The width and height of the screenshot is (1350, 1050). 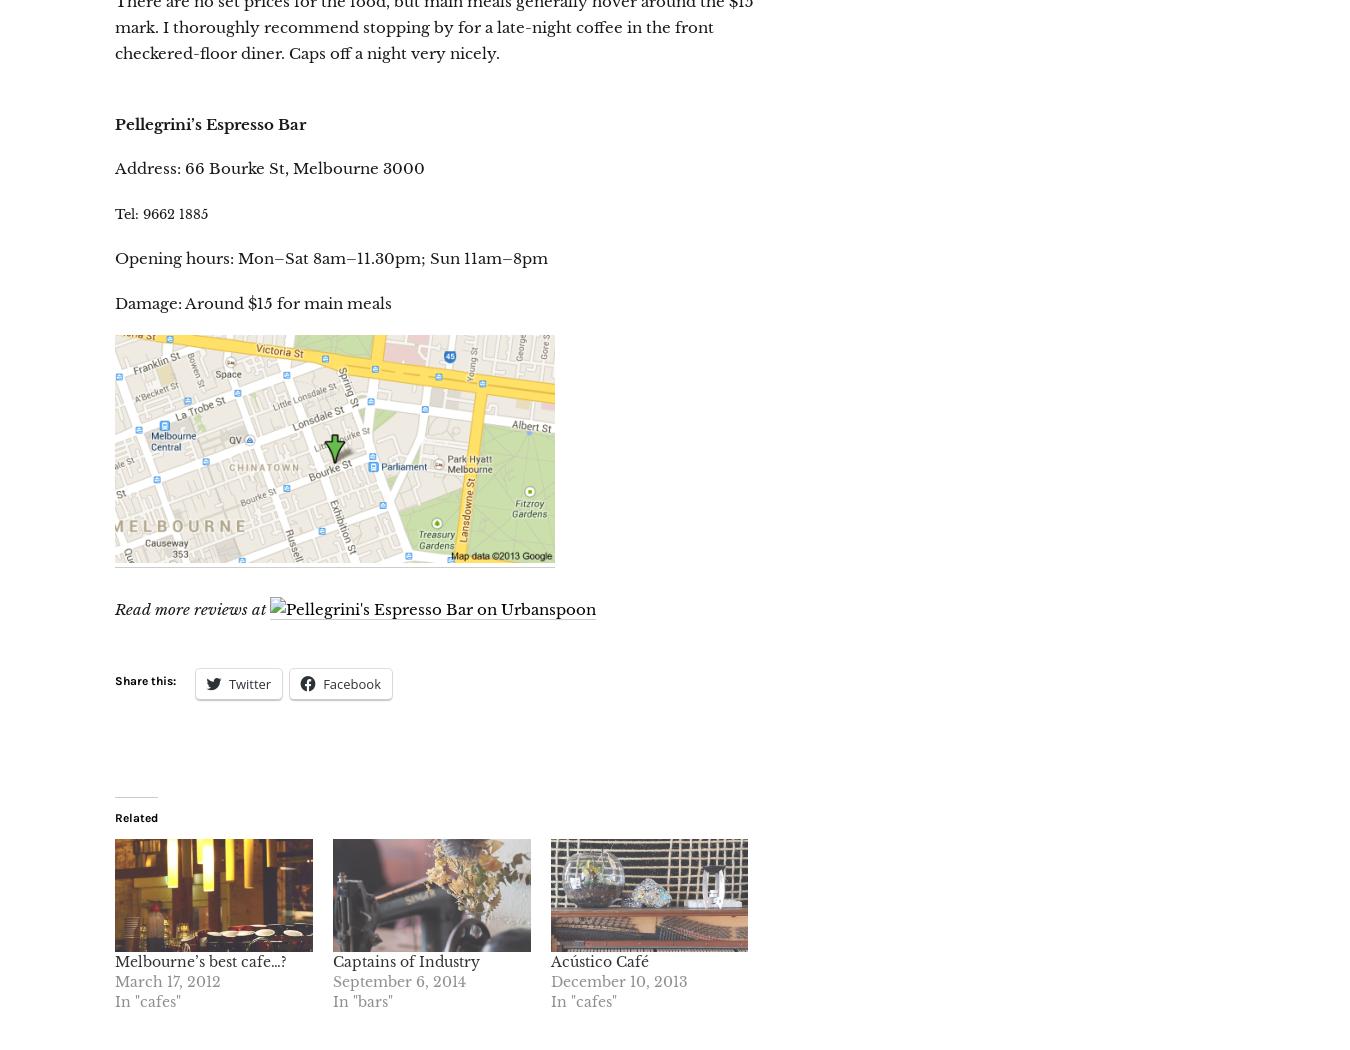 What do you see at coordinates (351, 683) in the screenshot?
I see `'Facebook'` at bounding box center [351, 683].